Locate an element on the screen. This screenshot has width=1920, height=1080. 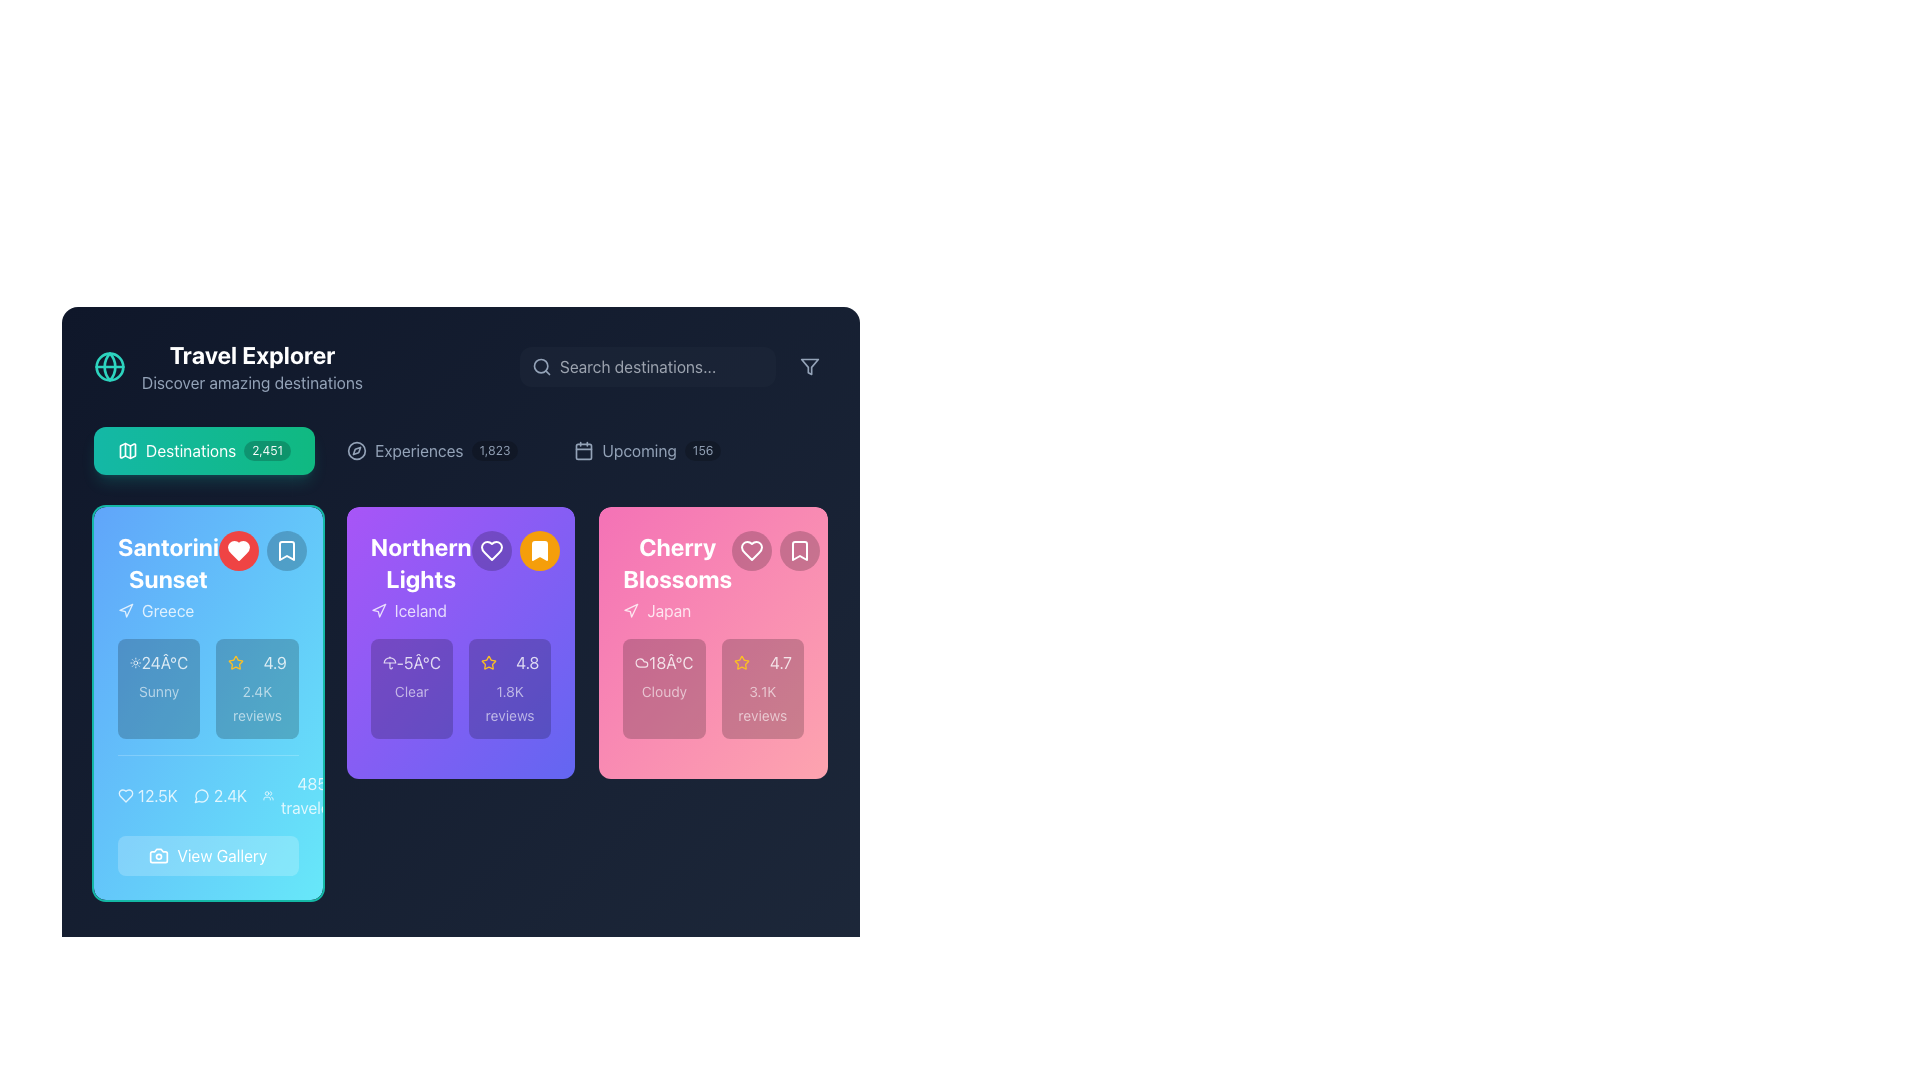
the heart-shaped icon outlined in white with a hollow interior located in the top-right corner of the 'Northern Lights' card to like or favorite the item is located at coordinates (491, 551).